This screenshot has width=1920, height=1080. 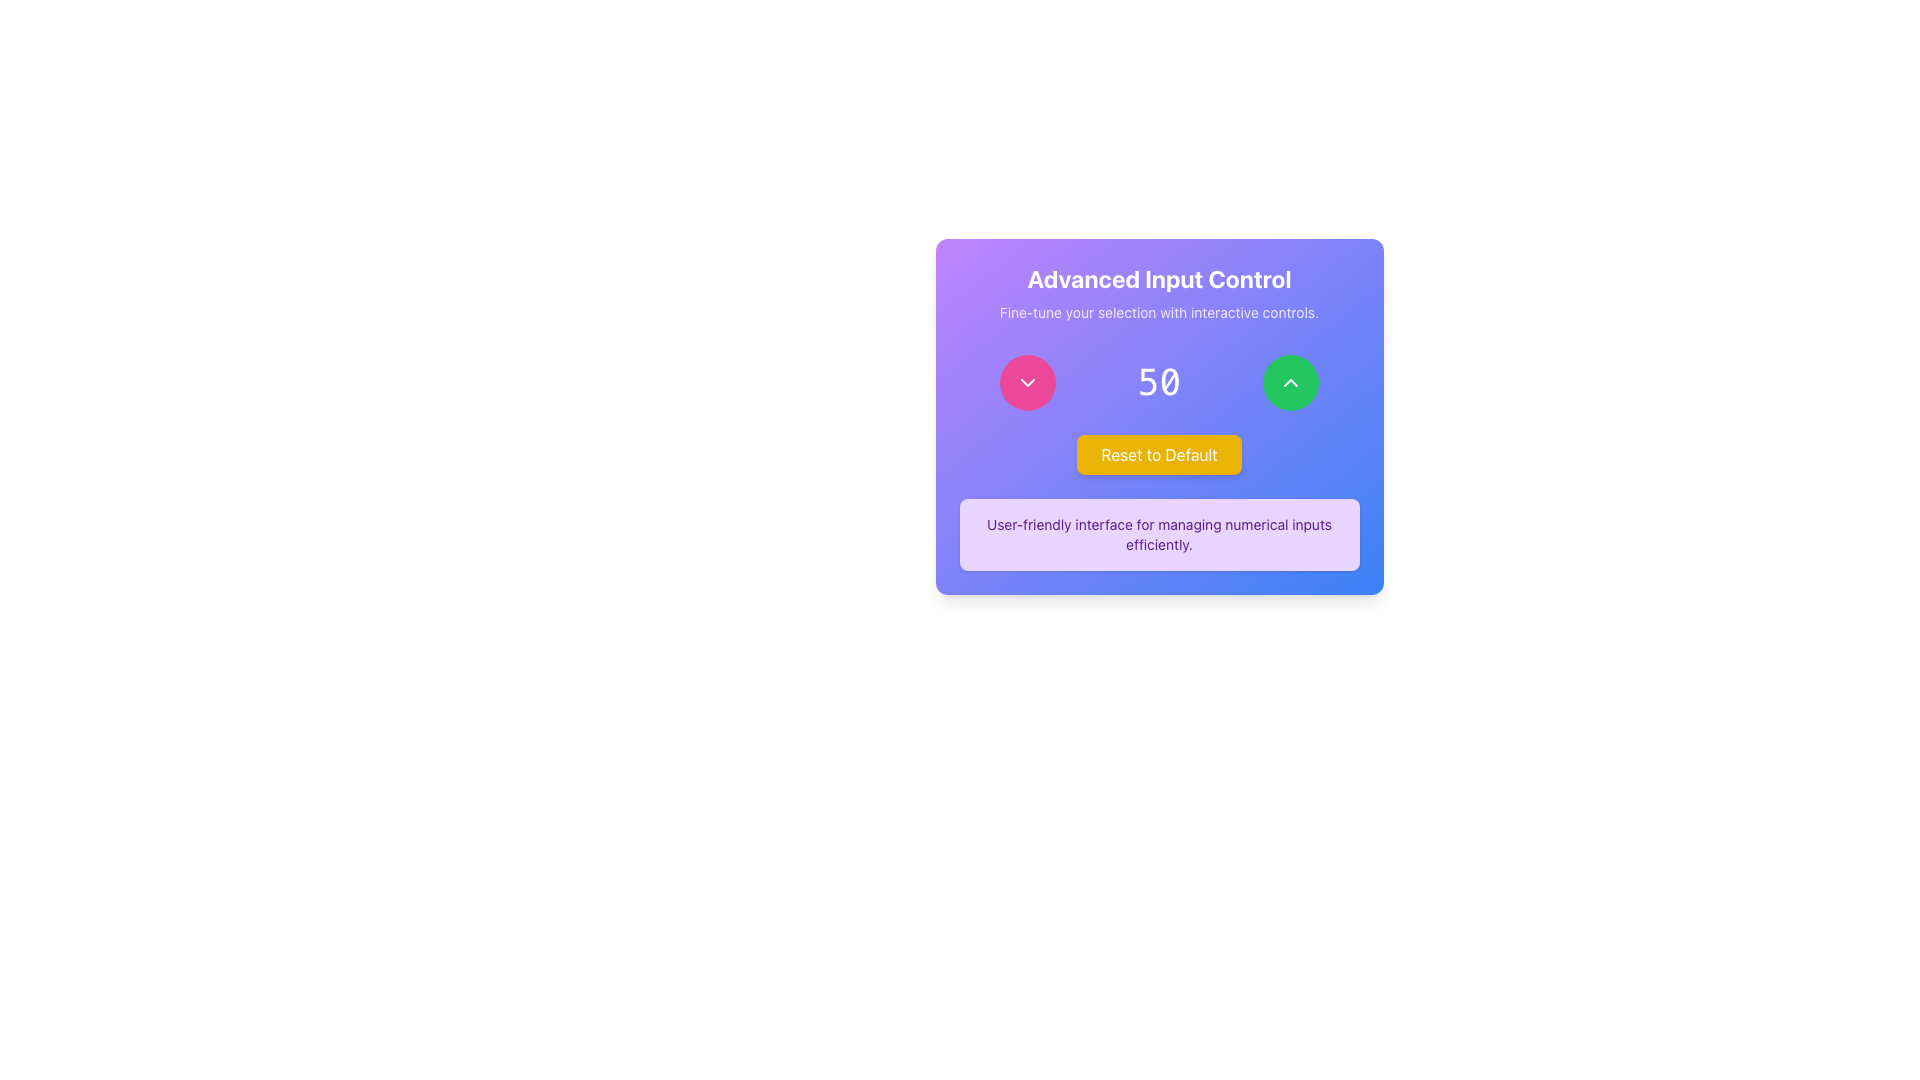 I want to click on the chevron-up icon with a green circular background to increment the number in the numeric input section, so click(x=1290, y=382).